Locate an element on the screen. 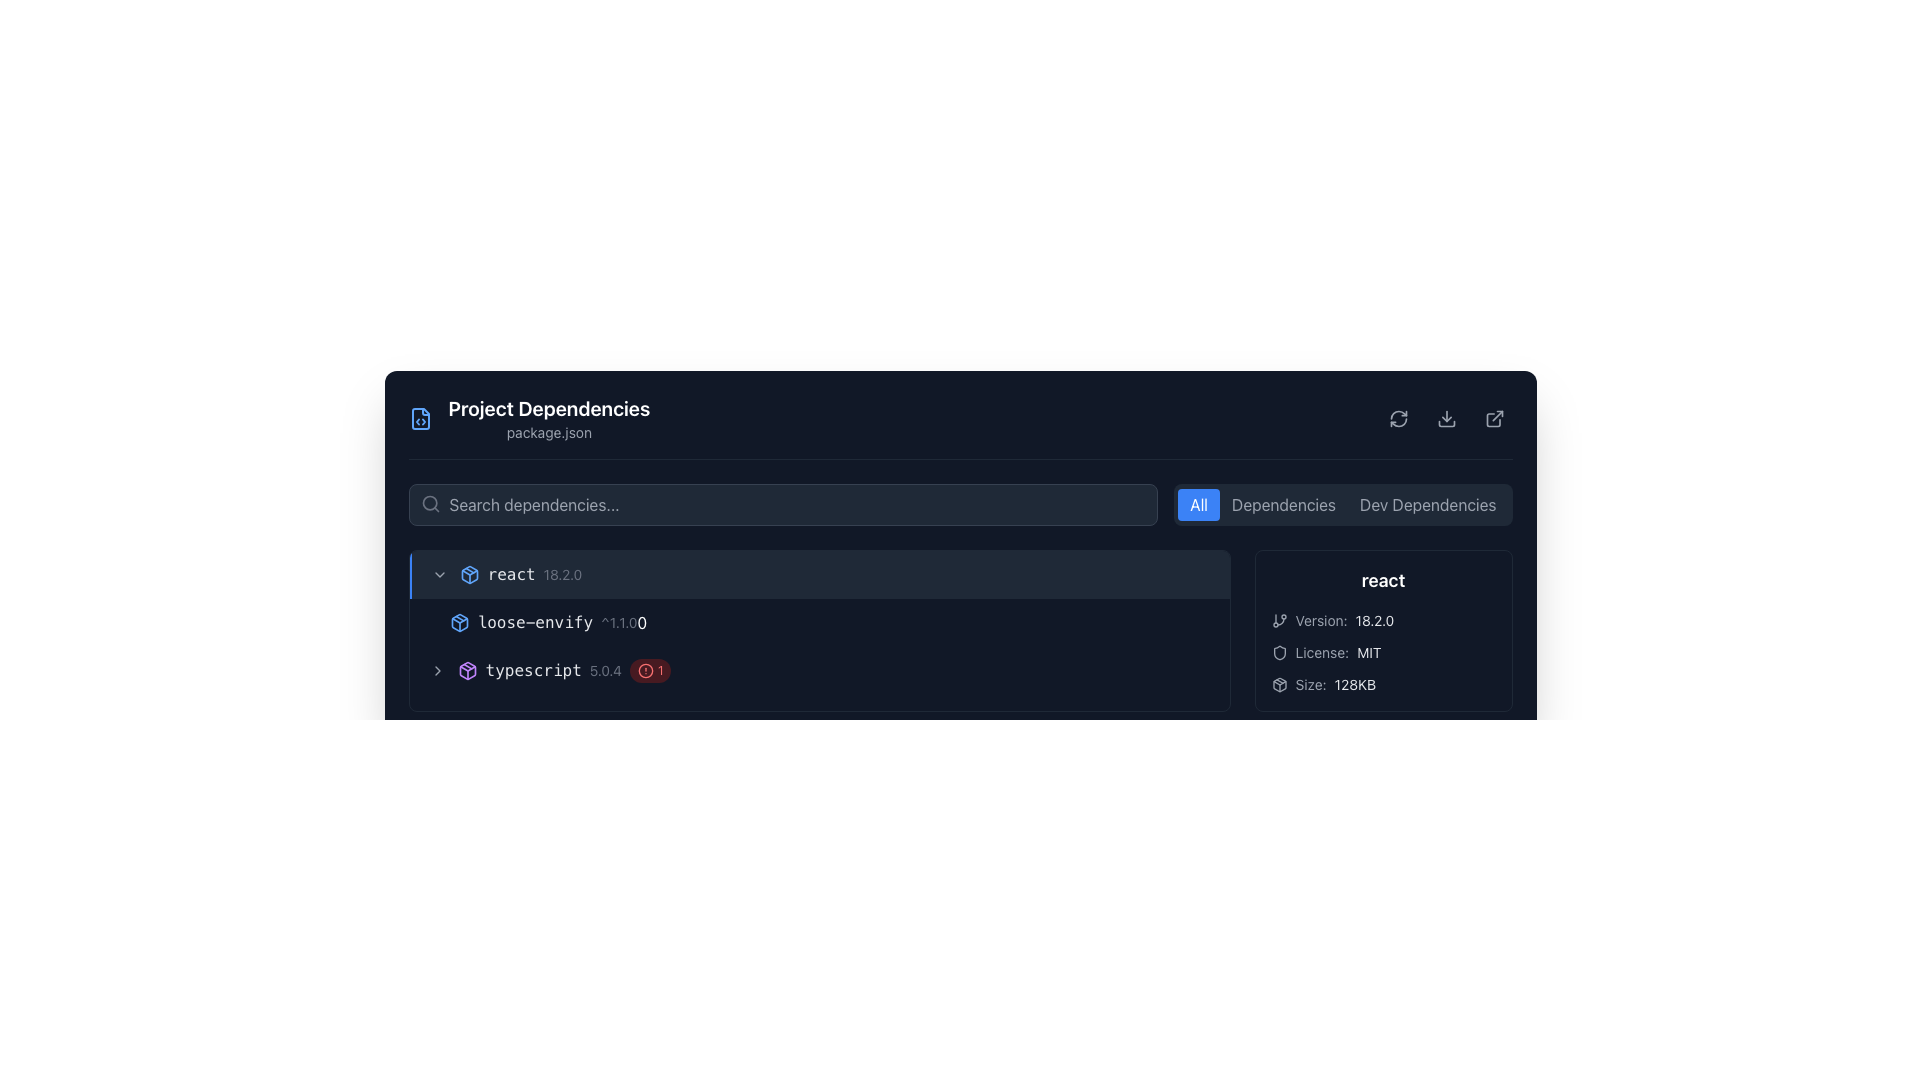 This screenshot has width=1920, height=1080. the text label displaying 'Version: 18.2.0' with a branch icon, which is the first entry in the details list on the right-hand side of the interface is located at coordinates (1382, 620).